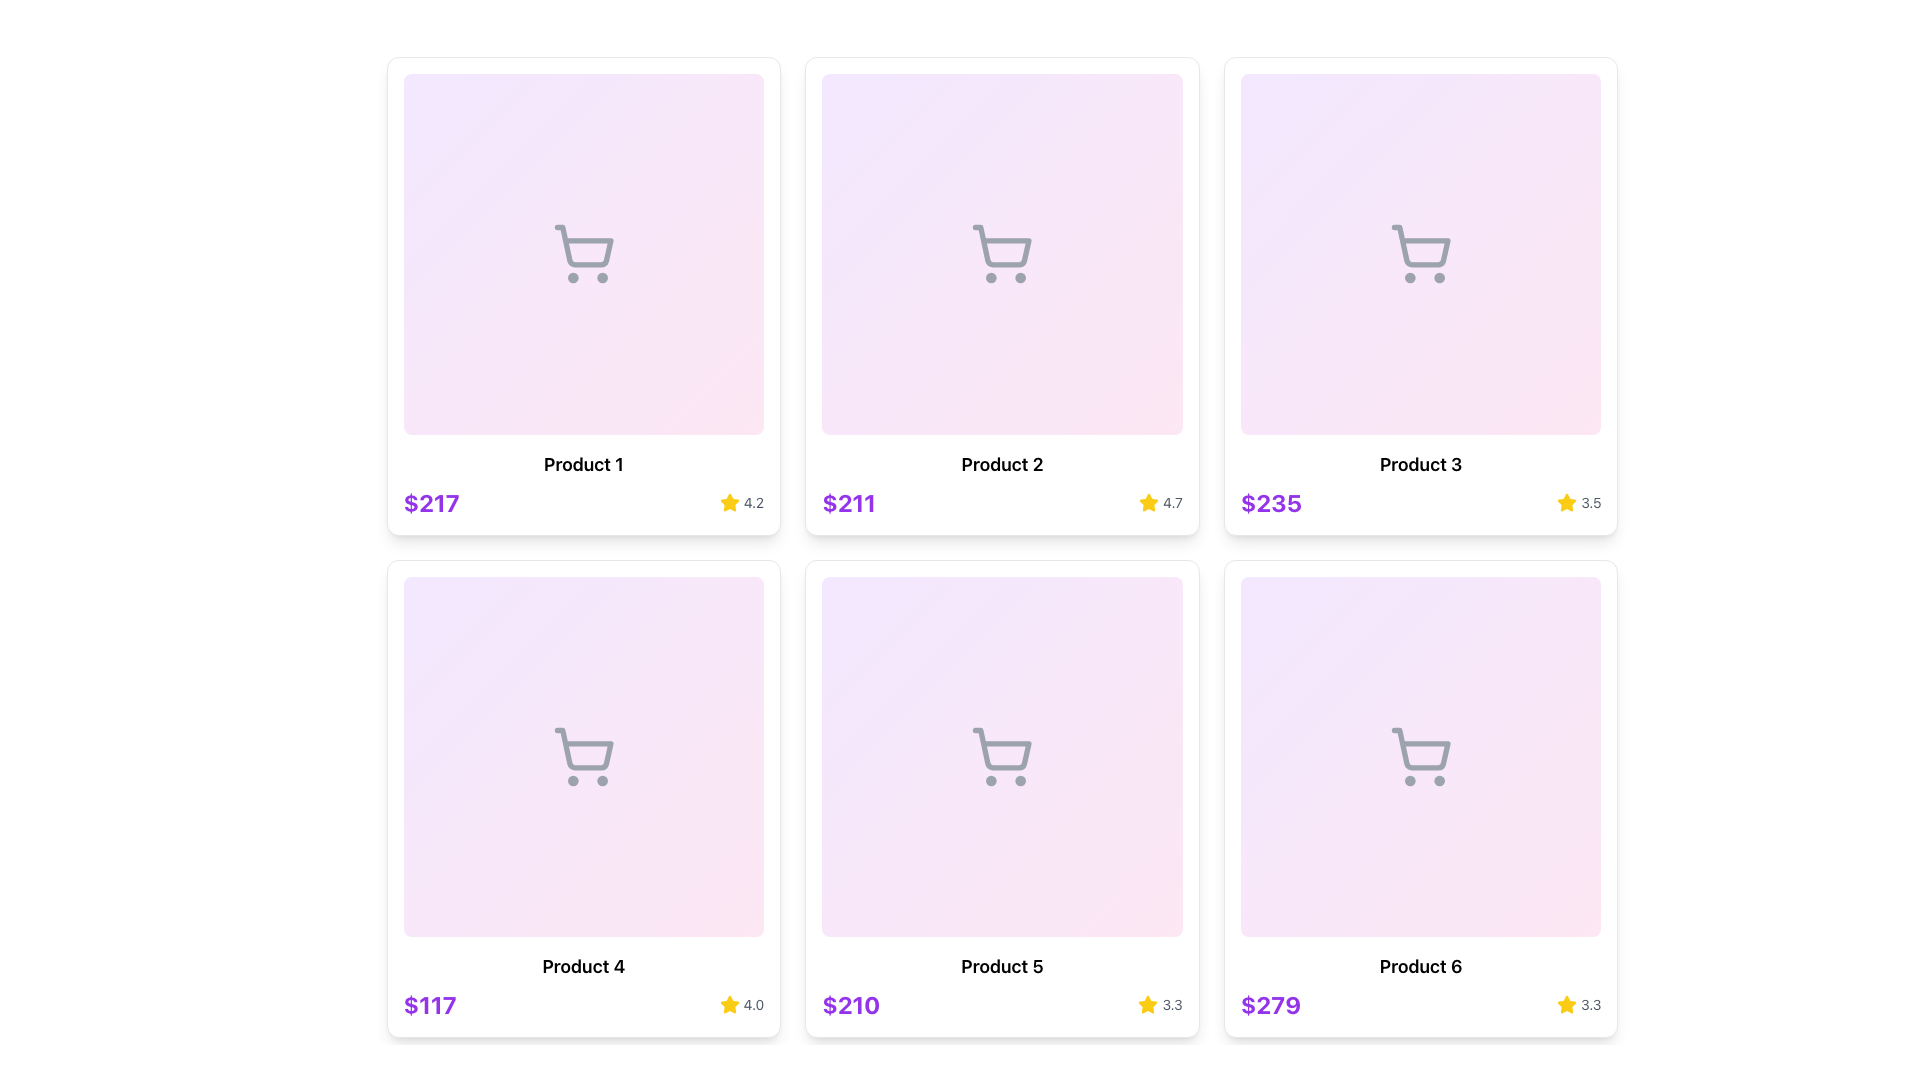 This screenshot has width=1920, height=1080. Describe the element at coordinates (582, 296) in the screenshot. I see `the first product card in the top-left corner of the grid` at that location.